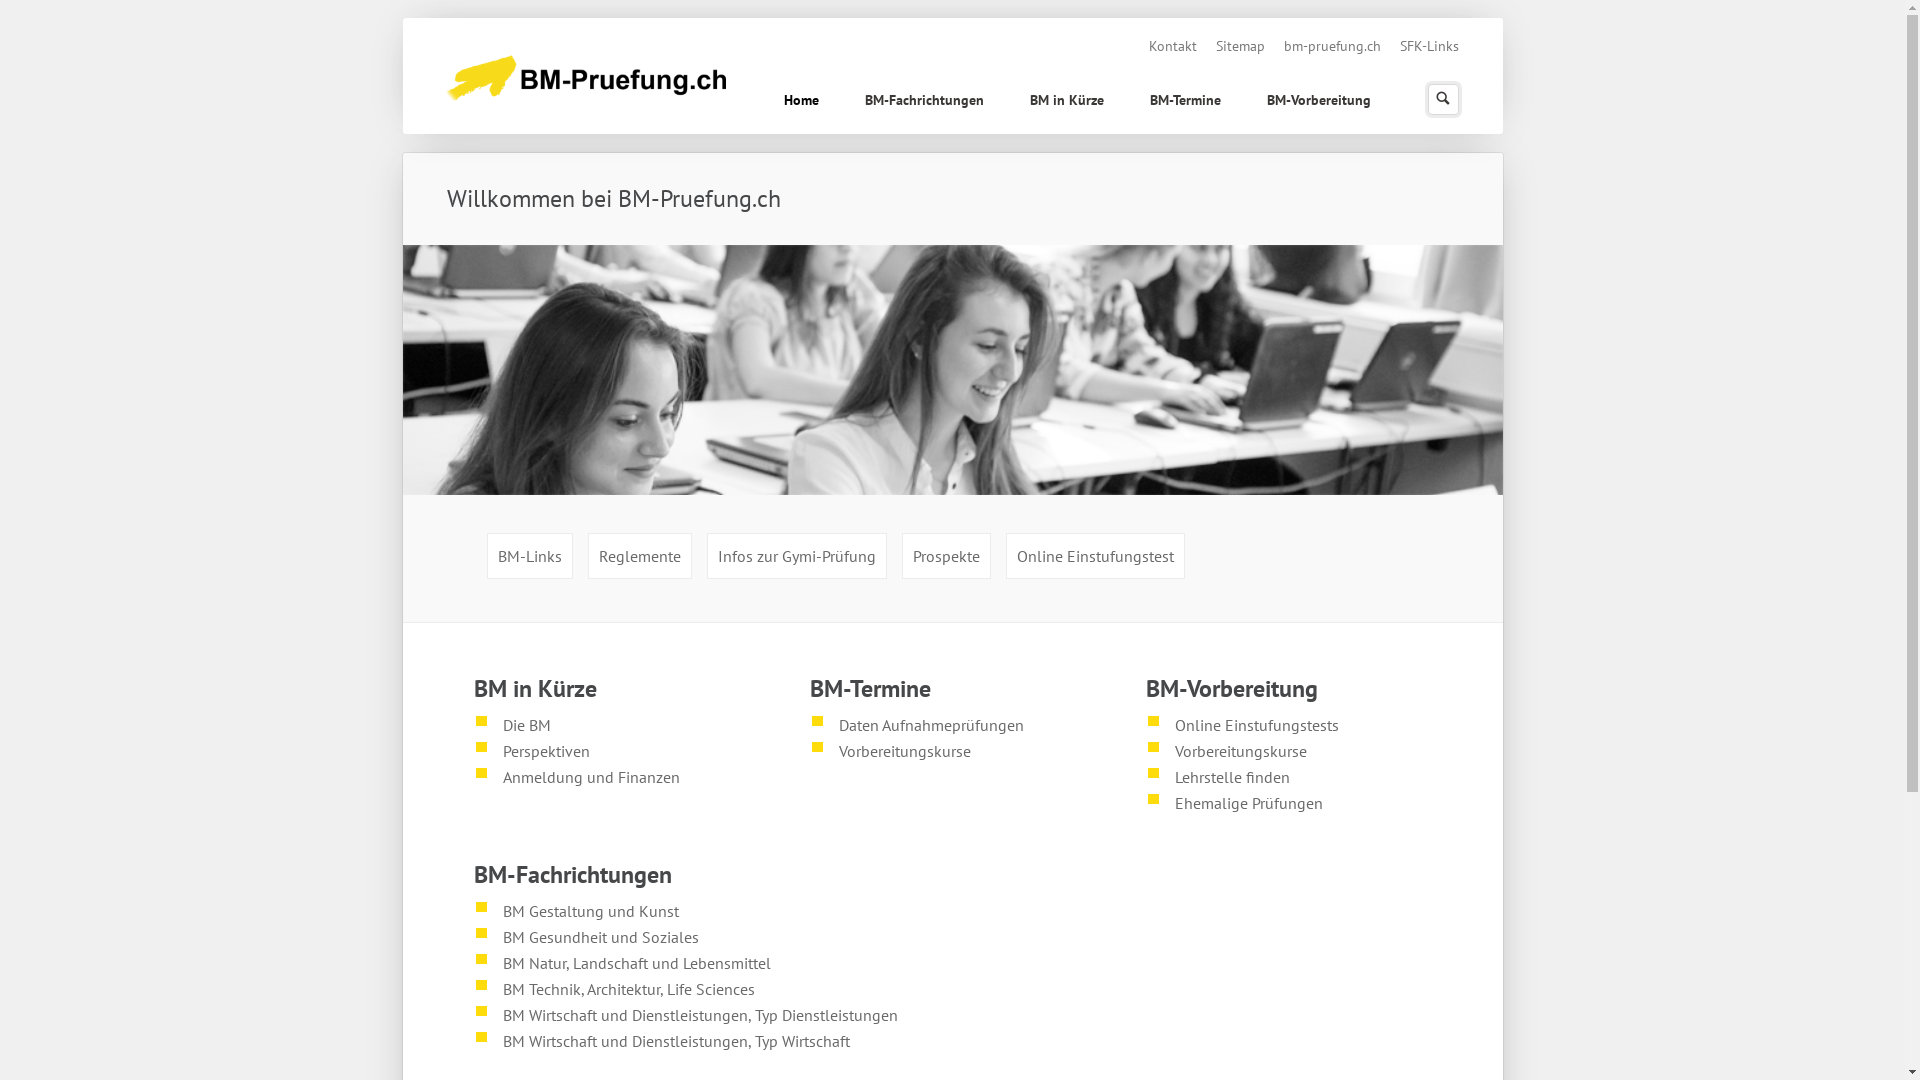 The height and width of the screenshot is (1080, 1920). I want to click on 'BM-Fachrichtungen', so click(923, 102).